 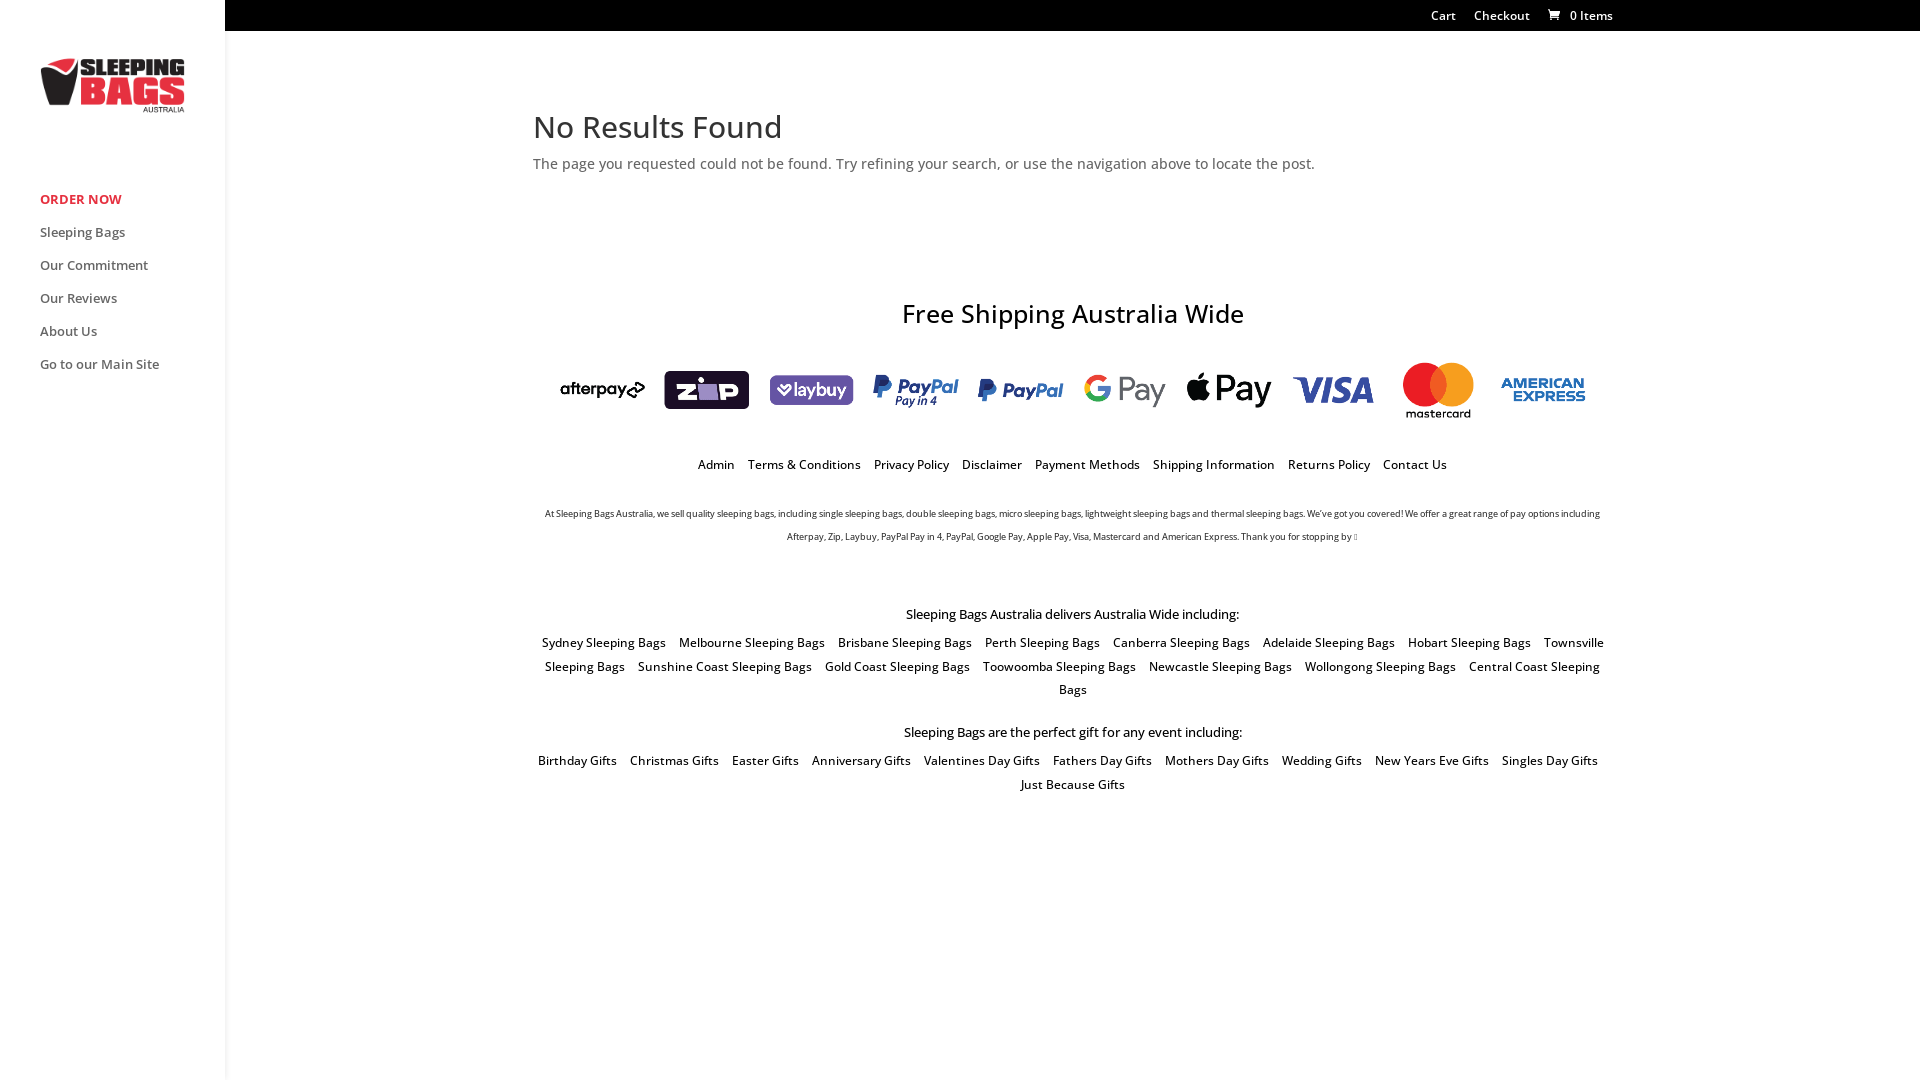 I want to click on 'Disclaimer', so click(x=992, y=464).